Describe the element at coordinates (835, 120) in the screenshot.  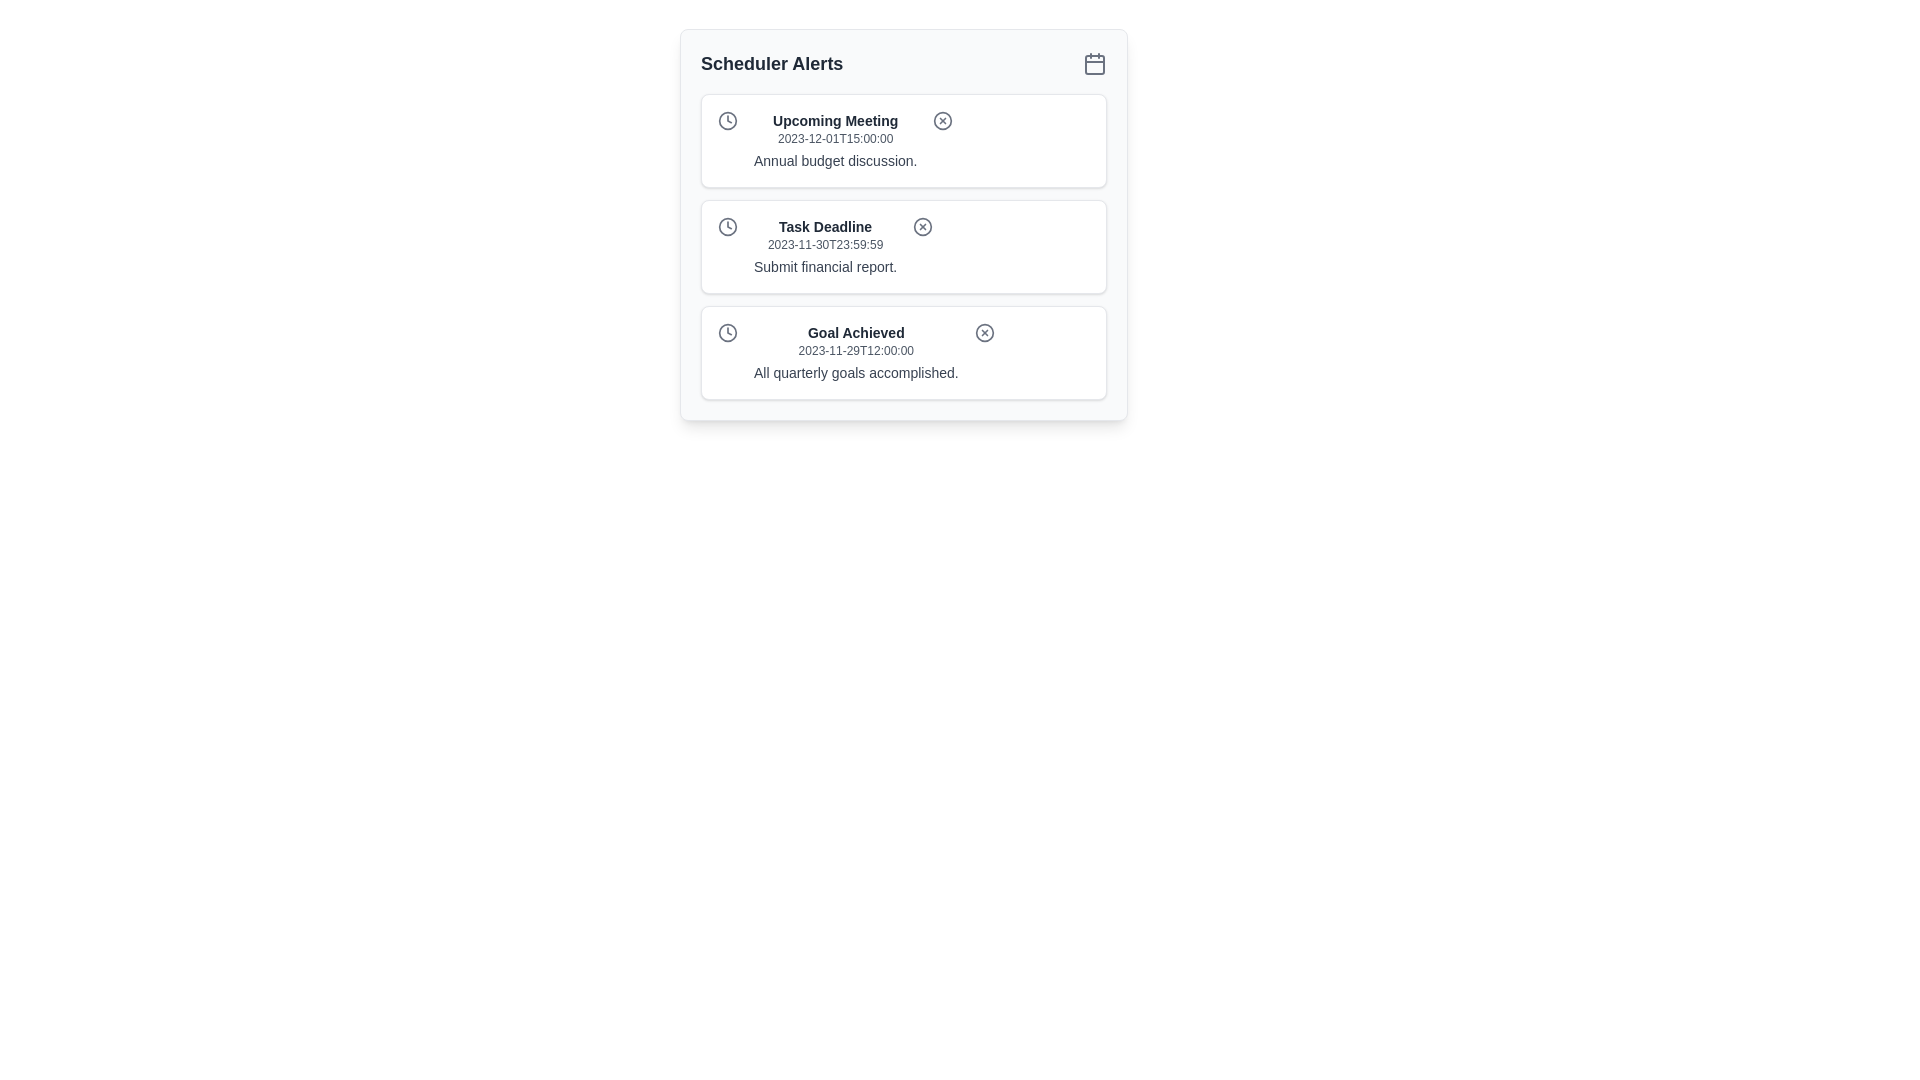
I see `text content of the title or header for the notification card located at the top of the first card in the 'Scheduler Alerts' section` at that location.